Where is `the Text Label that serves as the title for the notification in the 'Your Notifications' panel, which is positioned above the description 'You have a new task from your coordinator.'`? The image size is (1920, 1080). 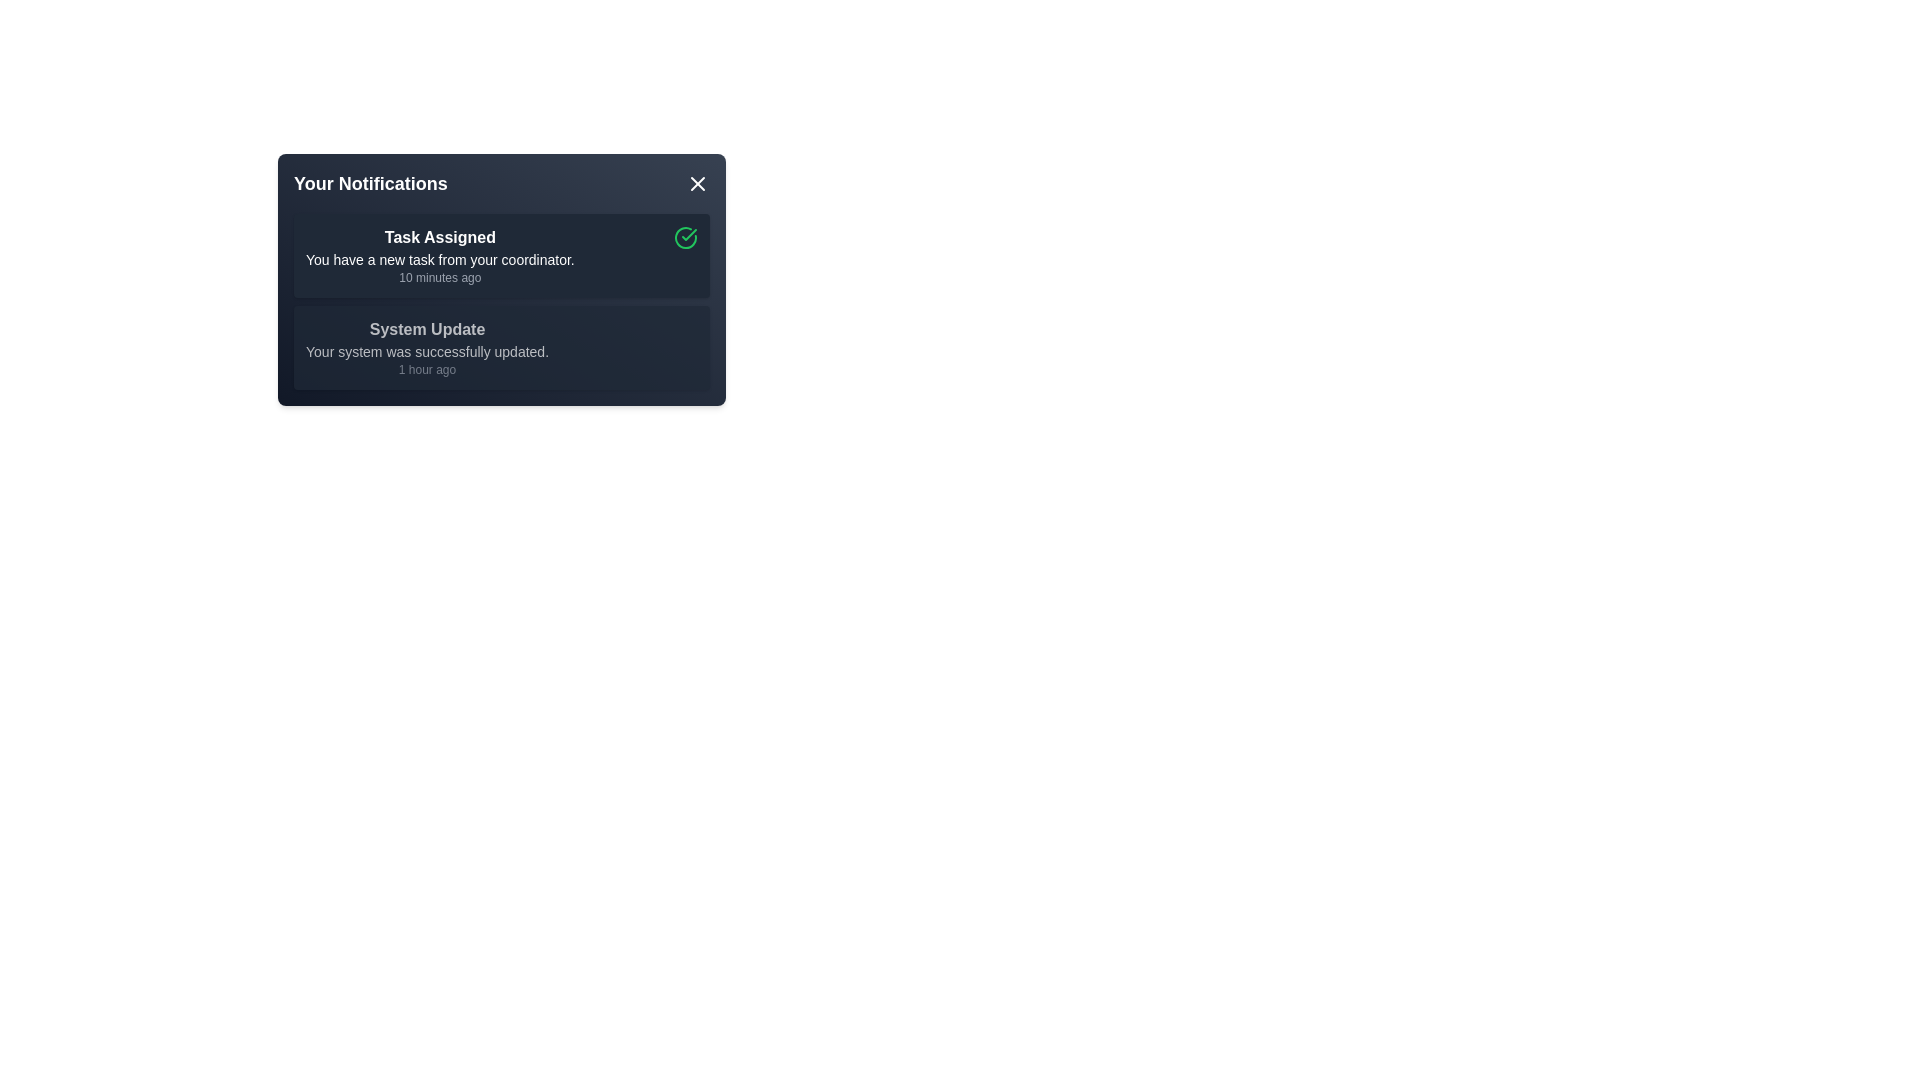 the Text Label that serves as the title for the notification in the 'Your Notifications' panel, which is positioned above the description 'You have a new task from your coordinator.' is located at coordinates (439, 237).